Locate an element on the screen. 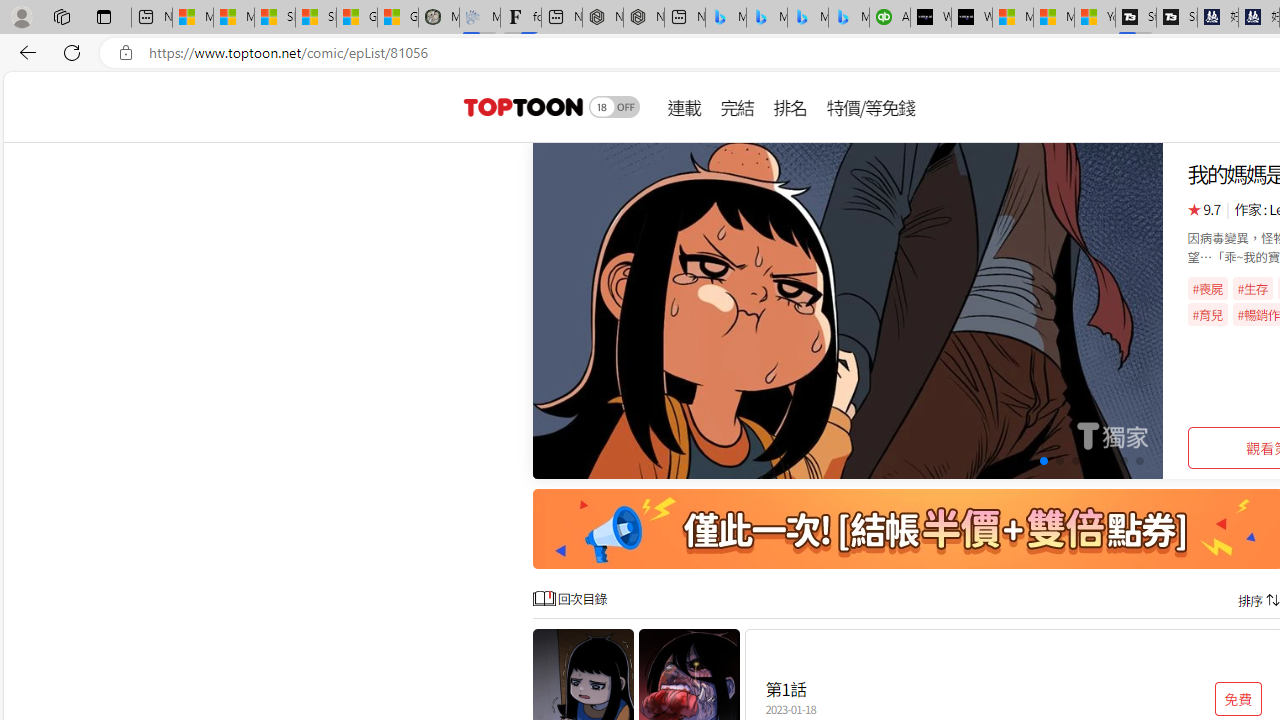 The width and height of the screenshot is (1280, 720). 'Microsoft Start' is located at coordinates (1053, 17).